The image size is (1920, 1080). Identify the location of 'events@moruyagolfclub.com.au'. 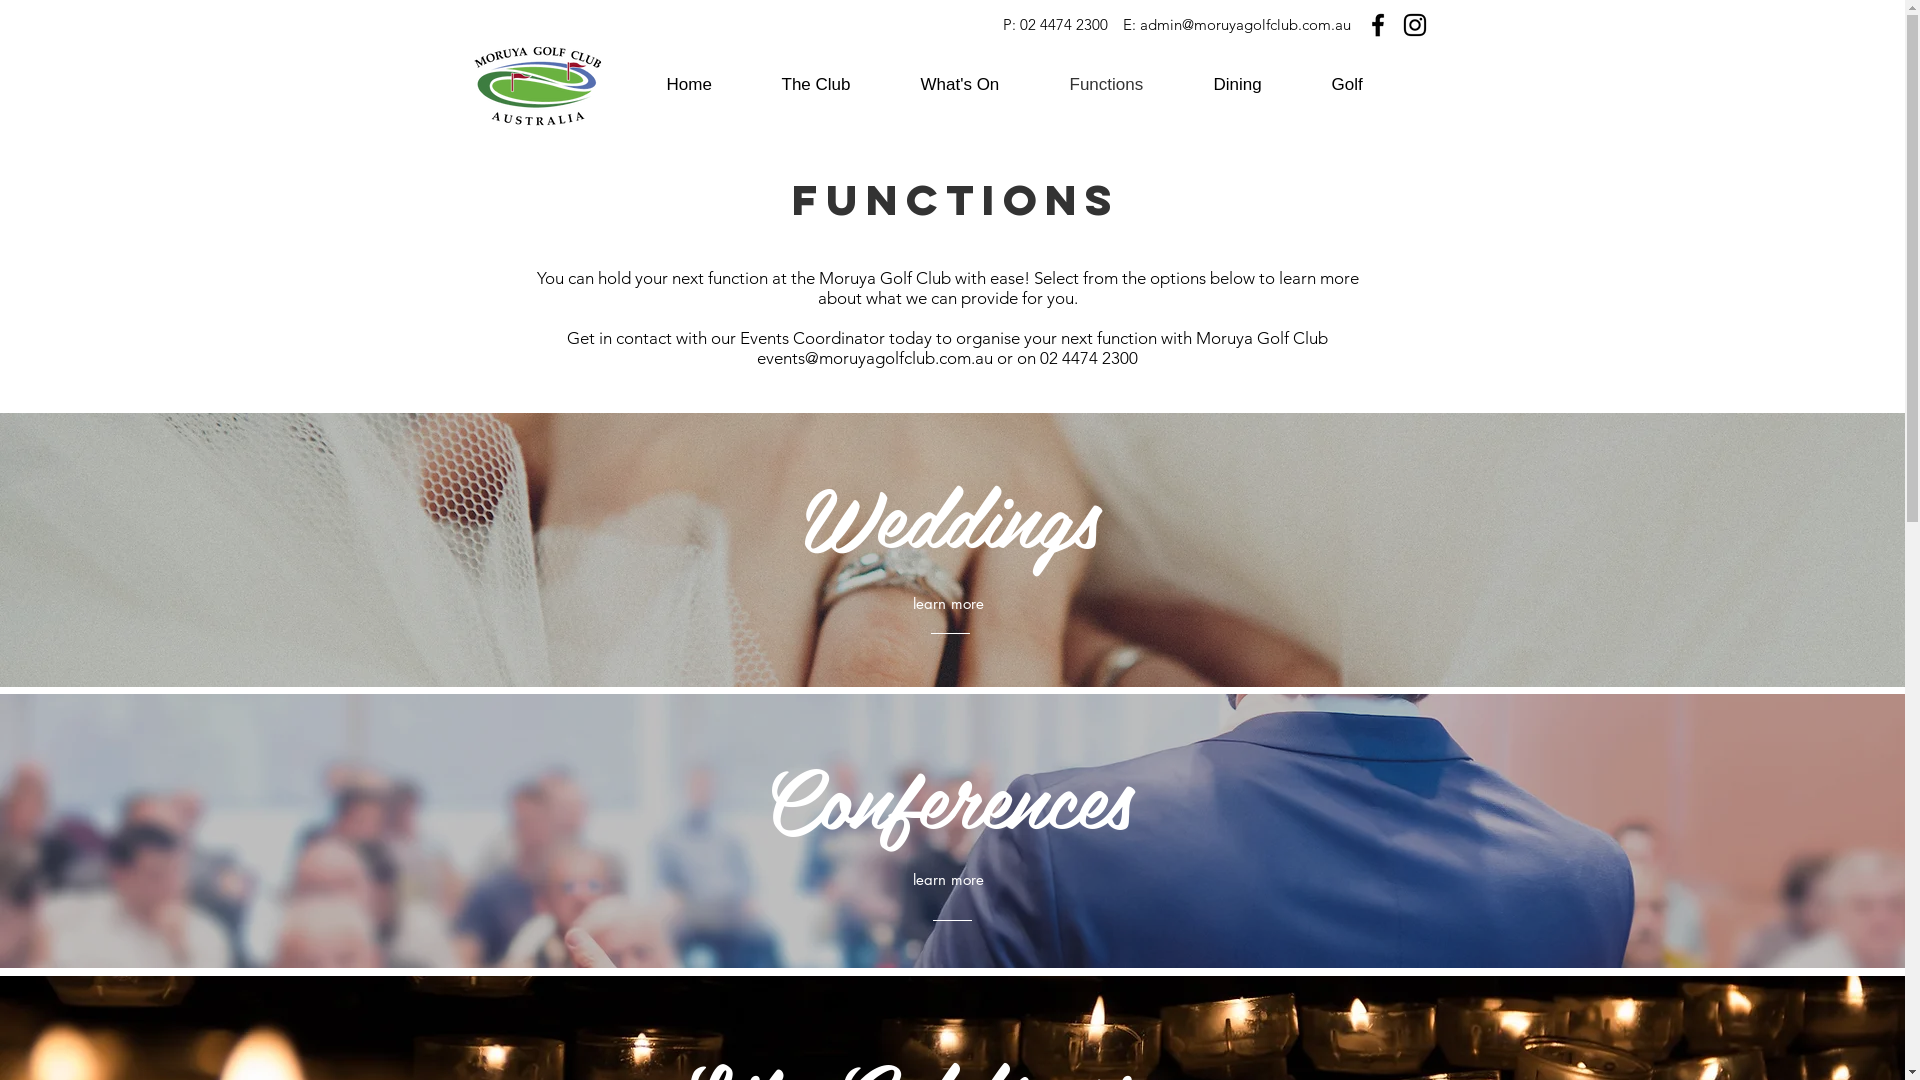
(874, 357).